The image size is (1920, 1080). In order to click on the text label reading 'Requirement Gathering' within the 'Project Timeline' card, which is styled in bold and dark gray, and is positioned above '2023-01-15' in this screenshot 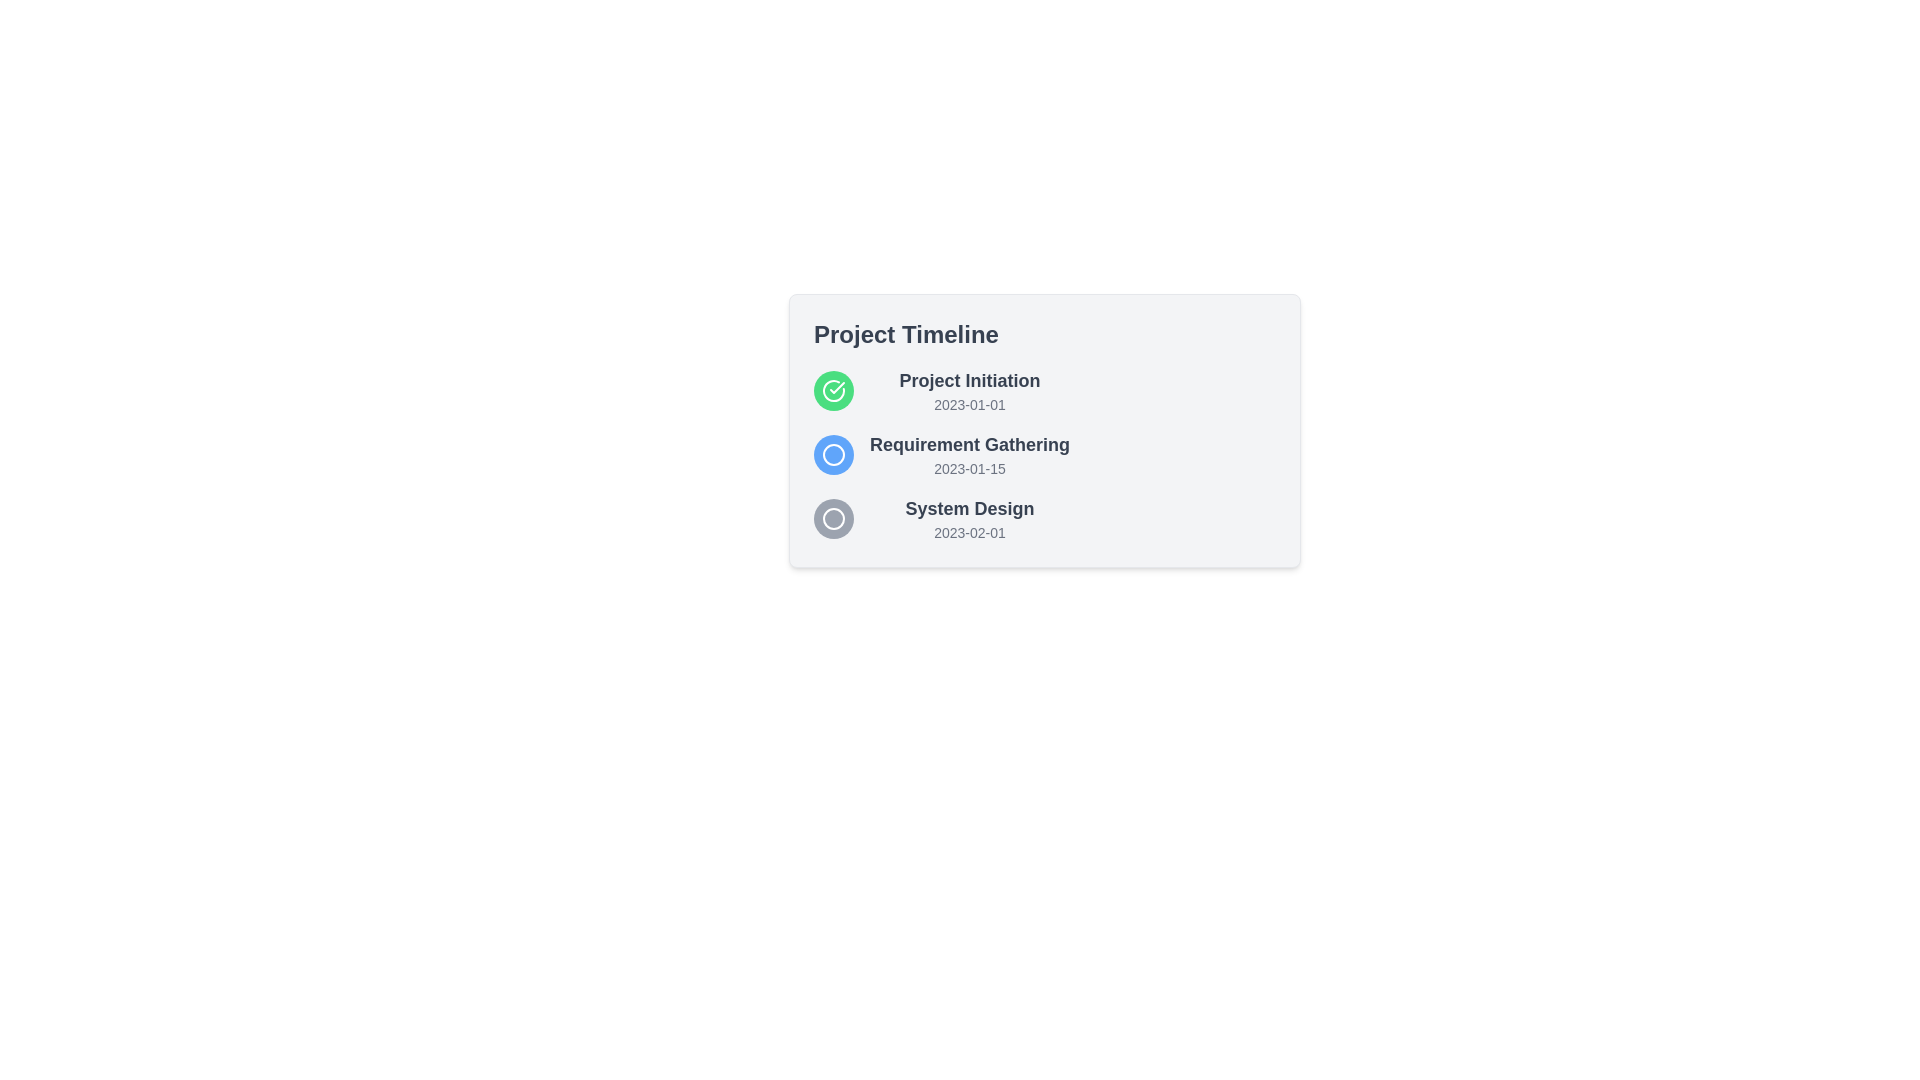, I will do `click(969, 443)`.